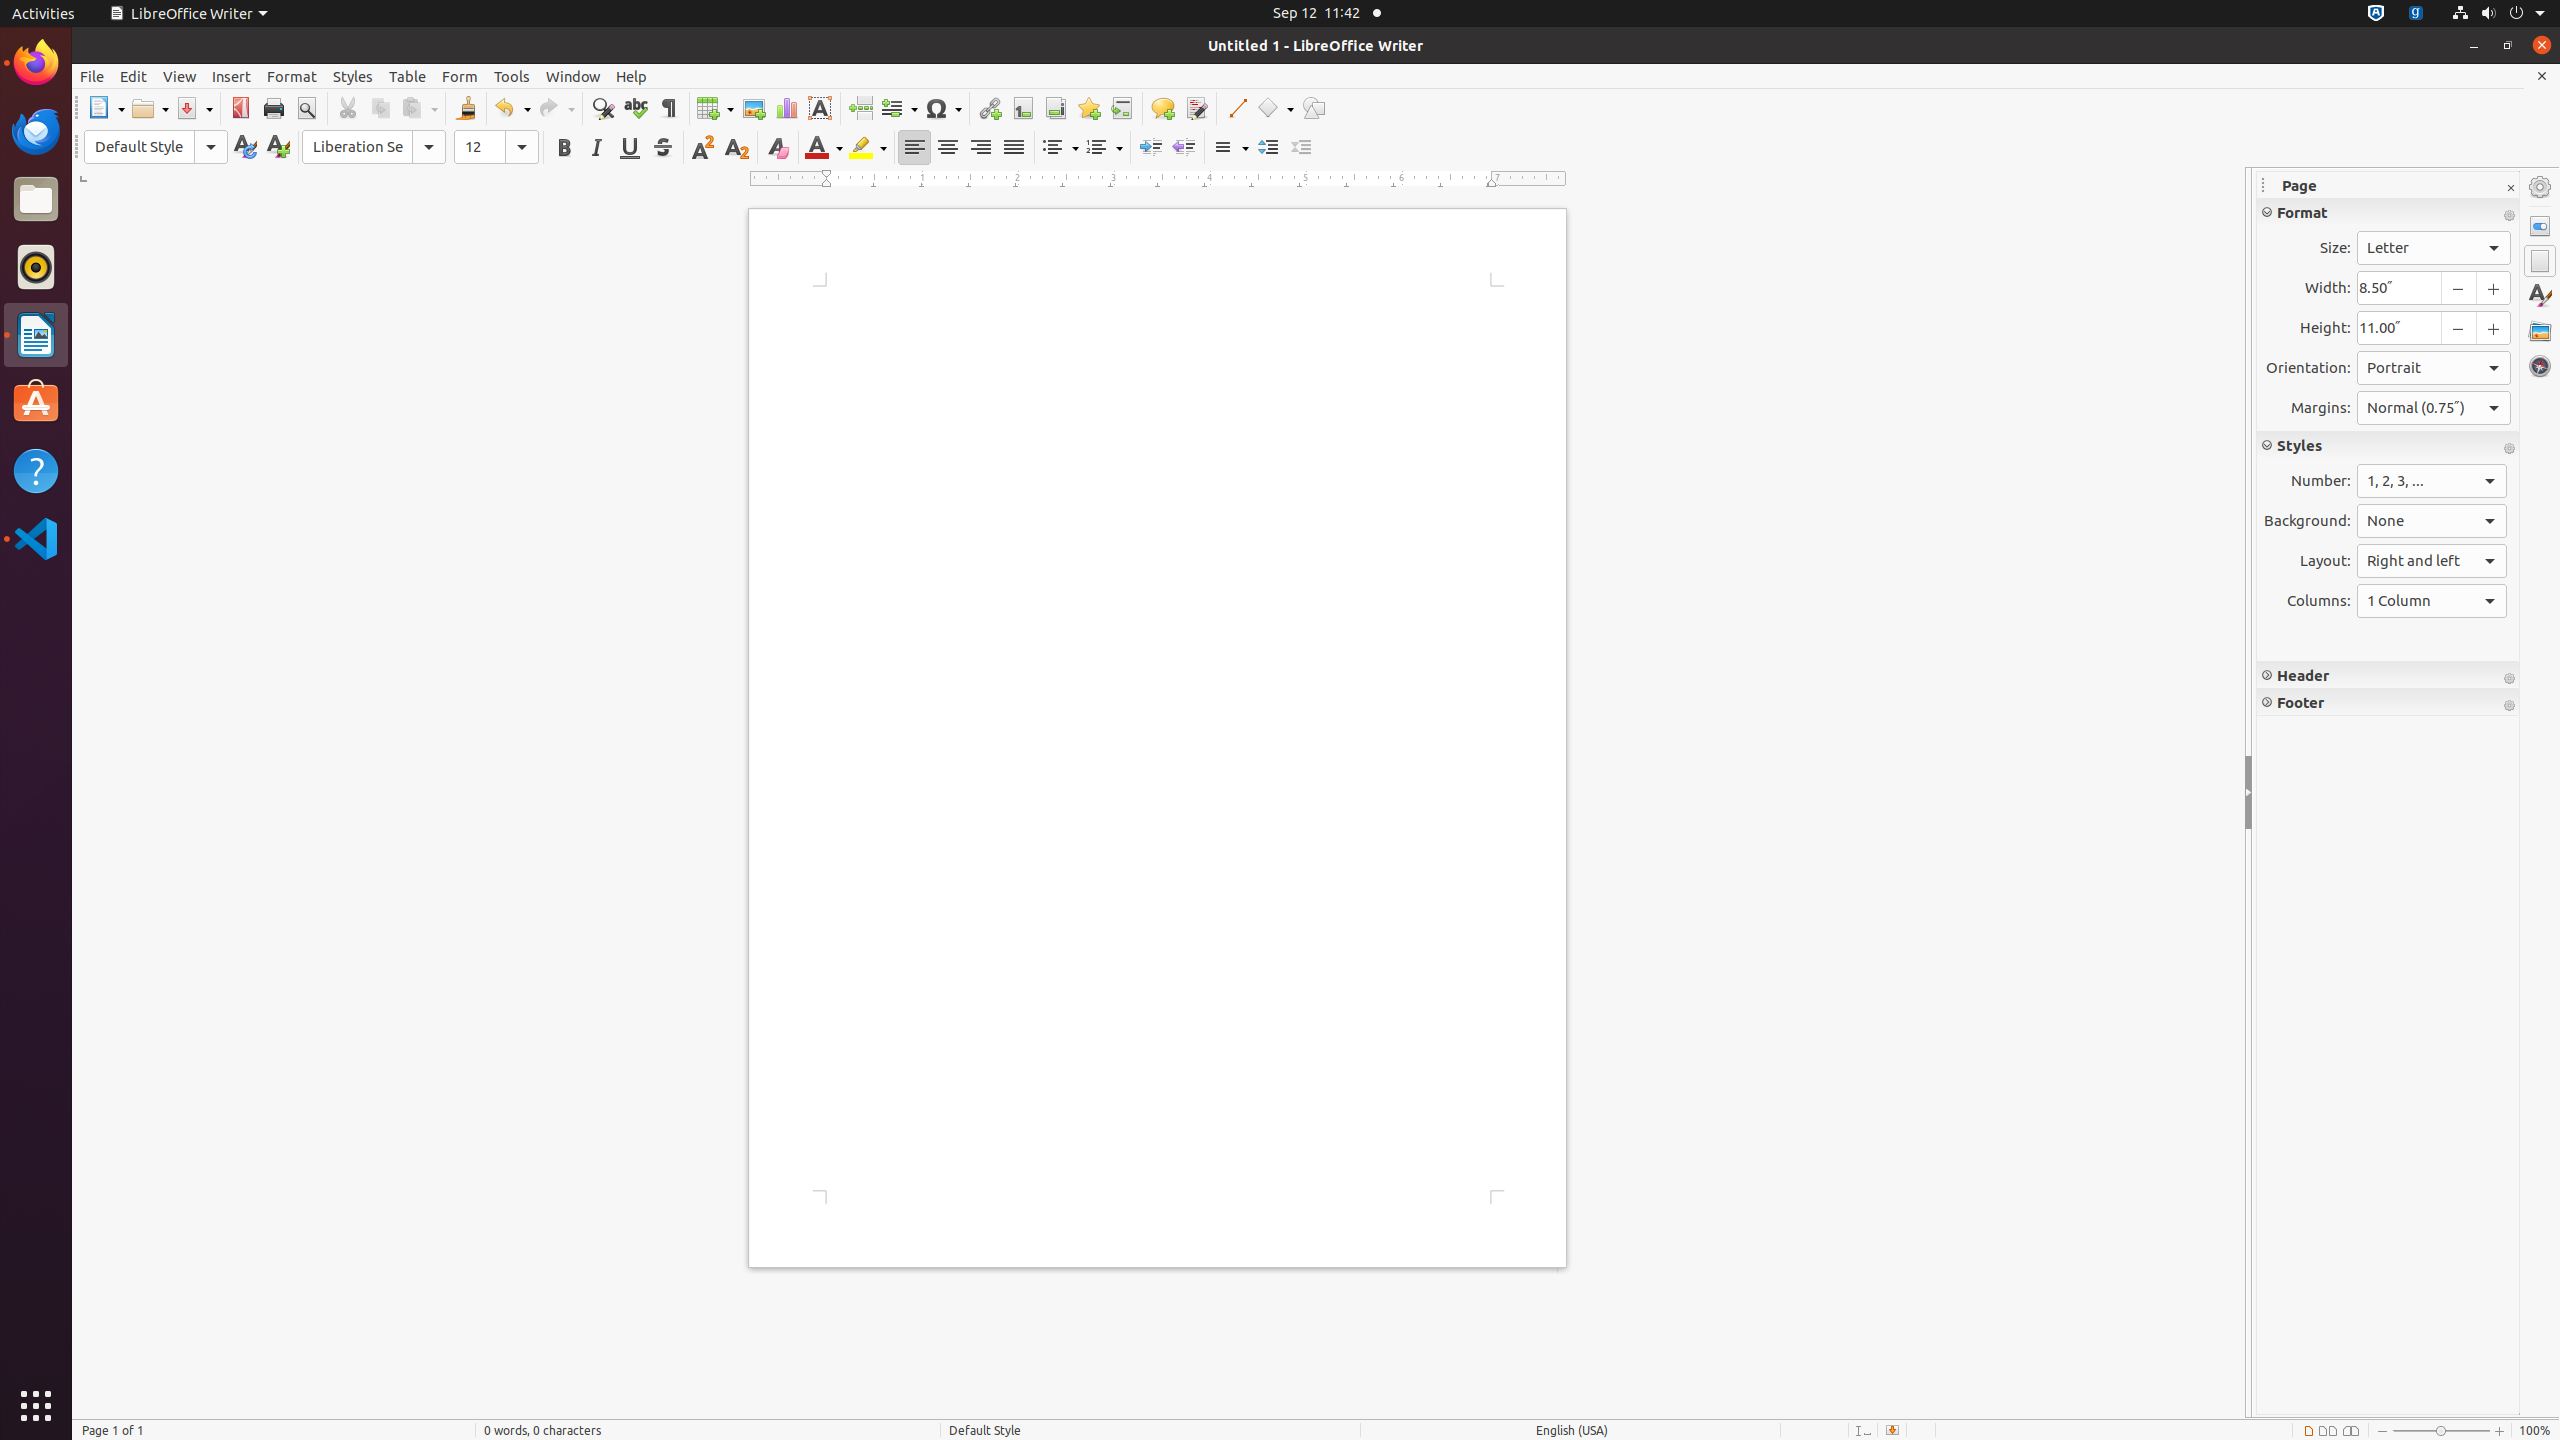 This screenshot has width=2560, height=1440. I want to click on 'Italic', so click(595, 146).